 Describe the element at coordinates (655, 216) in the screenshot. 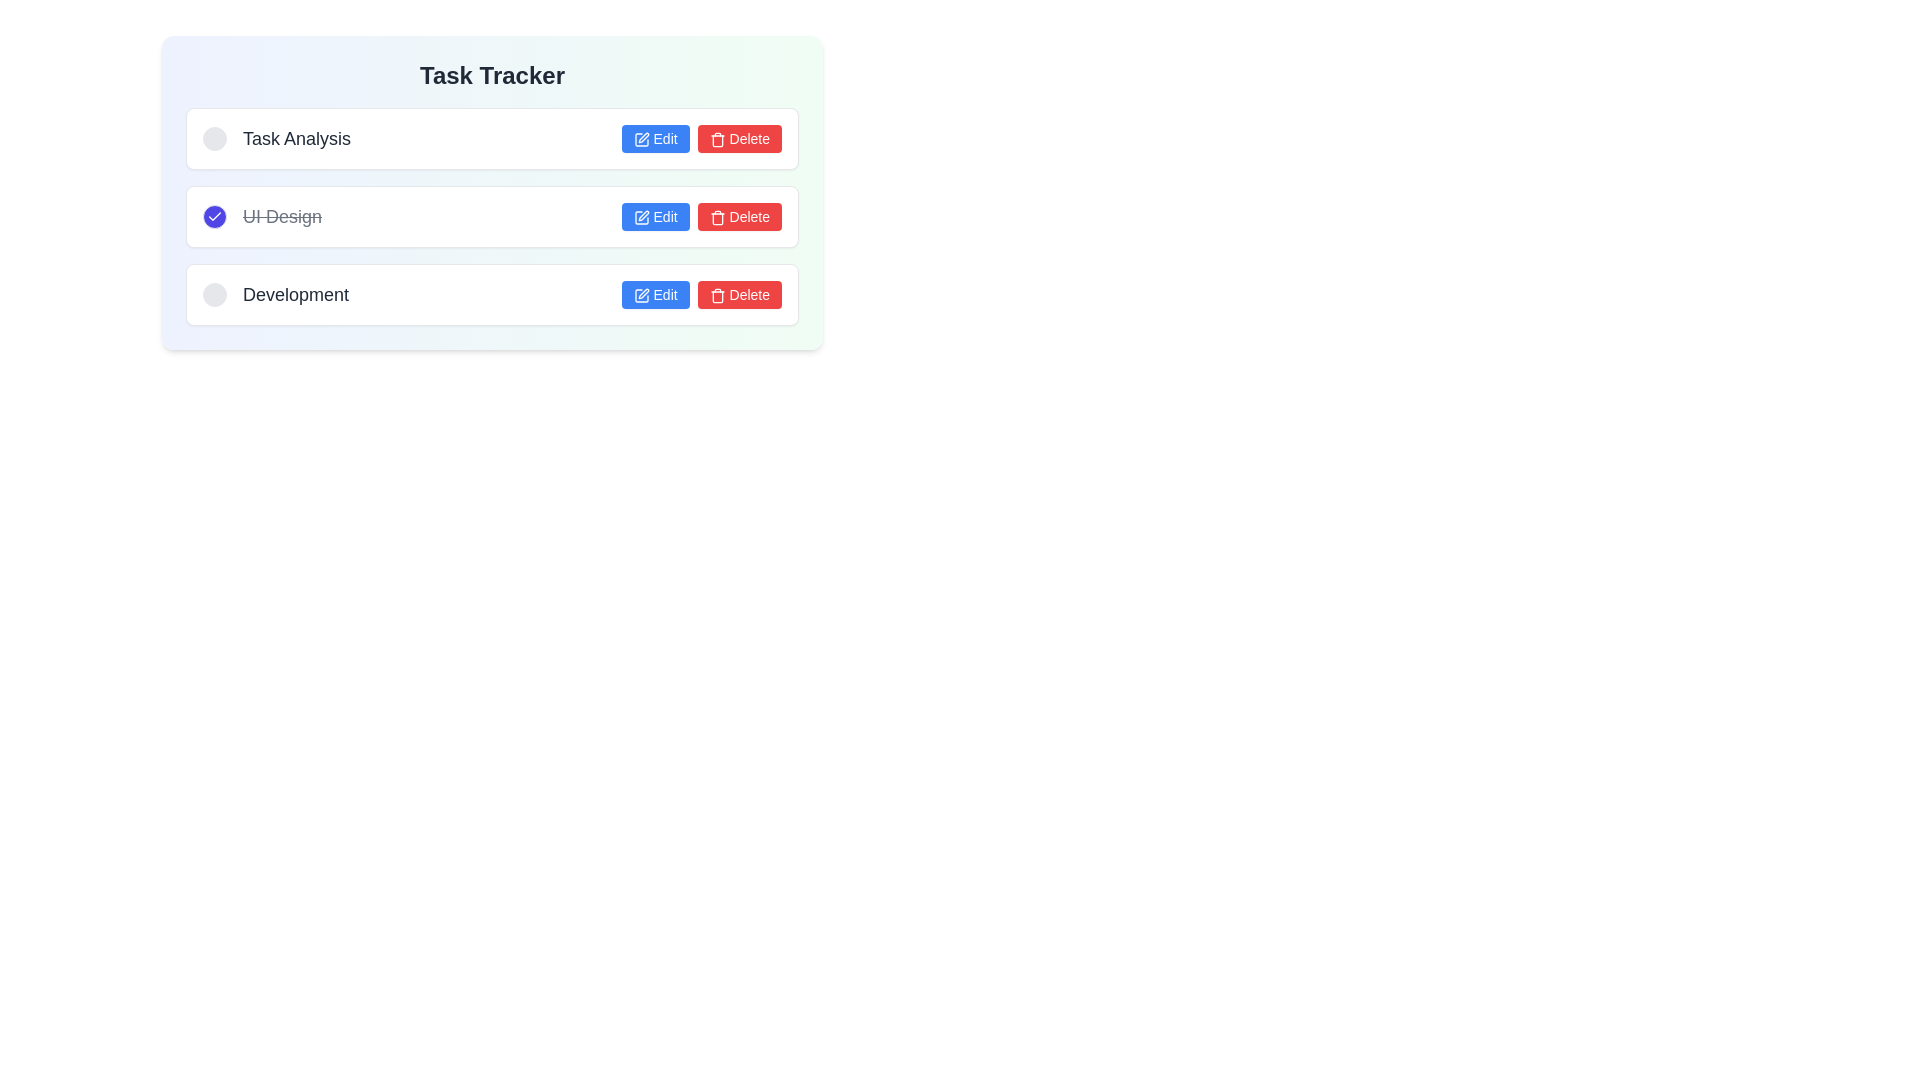

I see `the 'Edit' button in the 'UI Design' task section` at that location.